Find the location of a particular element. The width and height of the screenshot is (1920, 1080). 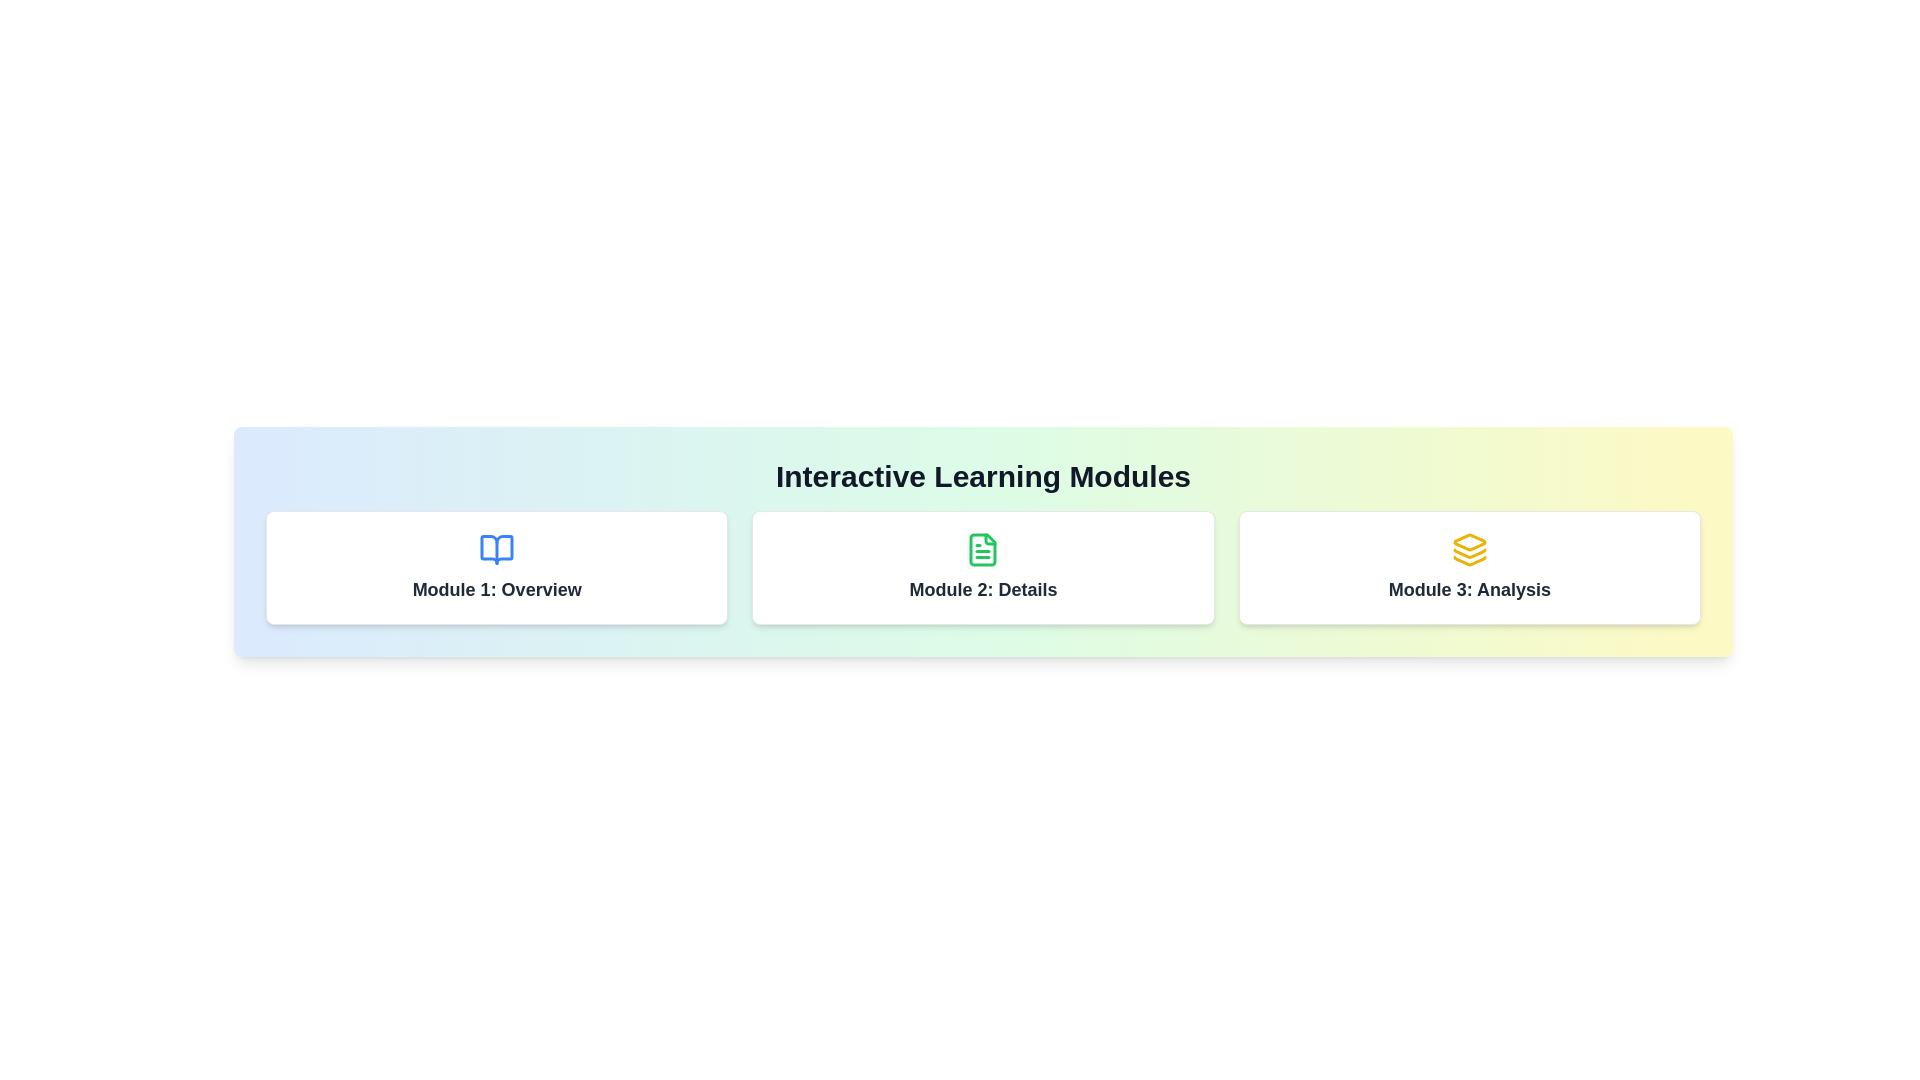

the text label that serves as the title for the third module, located centrally below the icon in the third module section is located at coordinates (1469, 589).